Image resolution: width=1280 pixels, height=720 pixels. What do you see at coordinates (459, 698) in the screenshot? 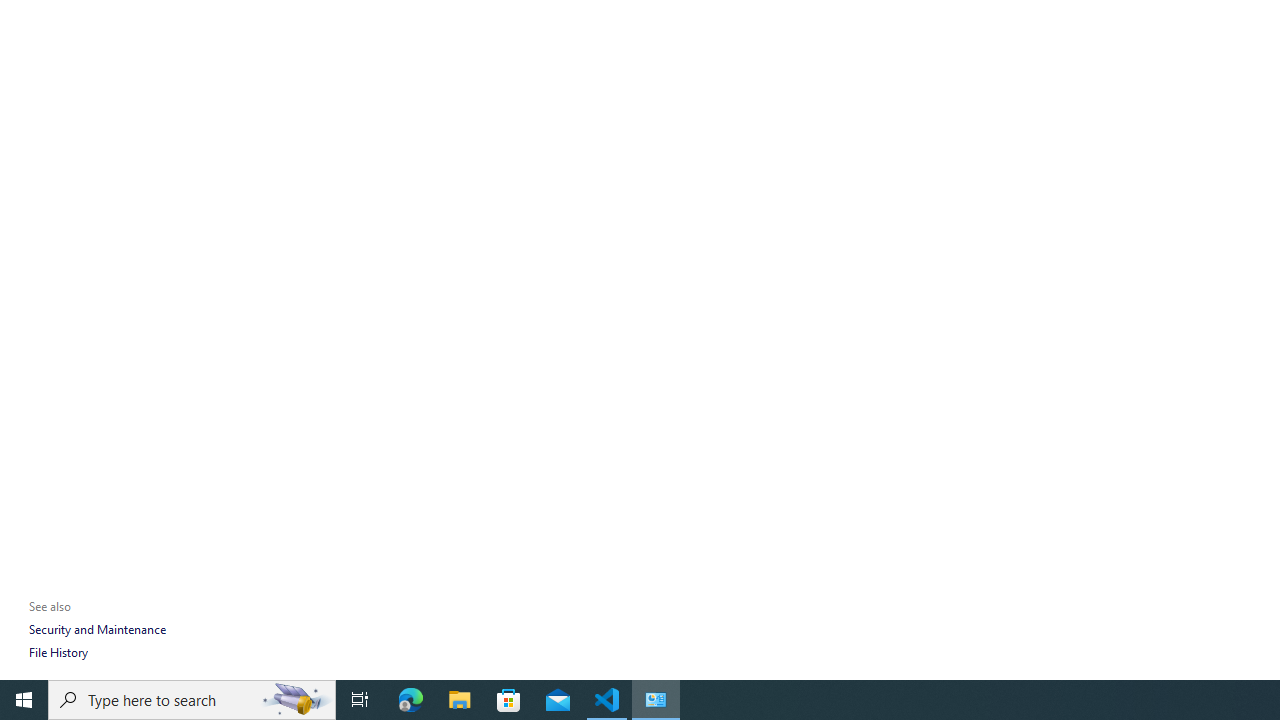
I see `'File Explorer'` at bounding box center [459, 698].